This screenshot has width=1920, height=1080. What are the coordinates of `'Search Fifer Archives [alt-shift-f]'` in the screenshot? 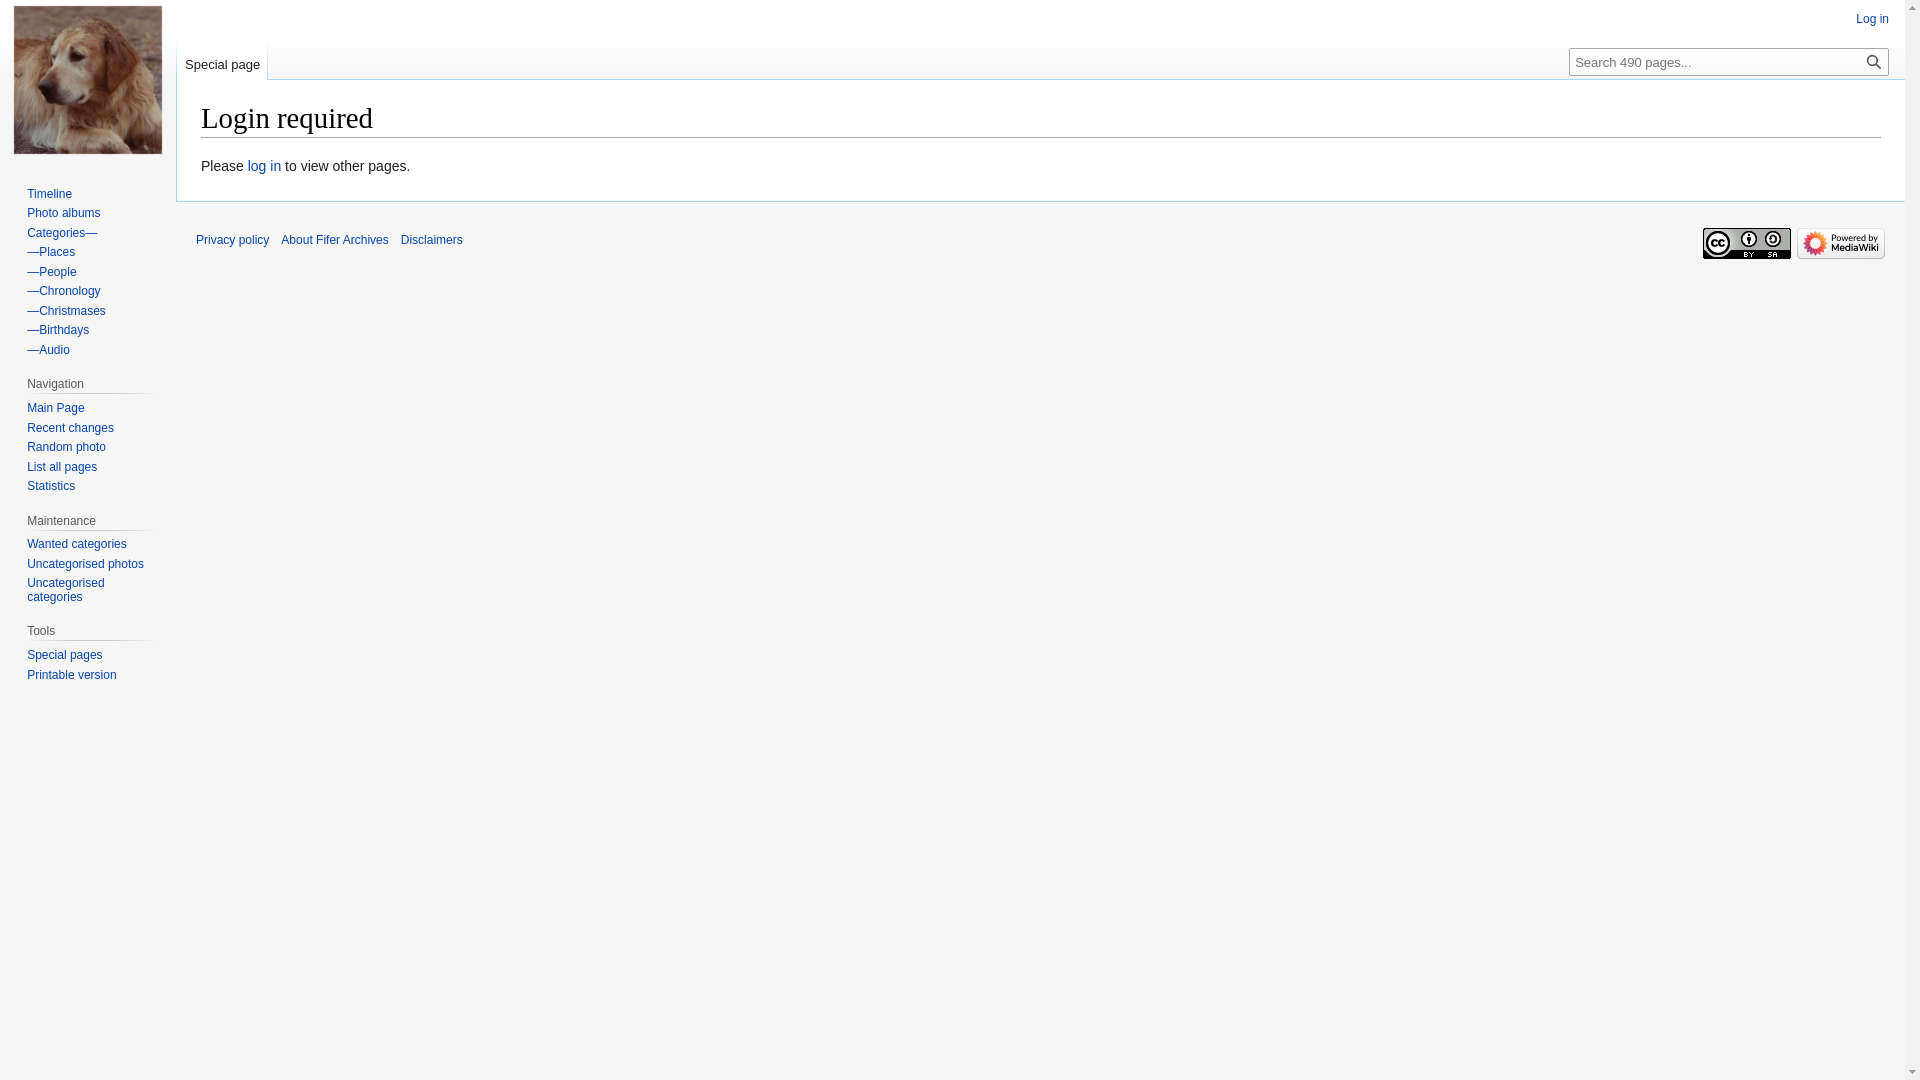 It's located at (1727, 60).